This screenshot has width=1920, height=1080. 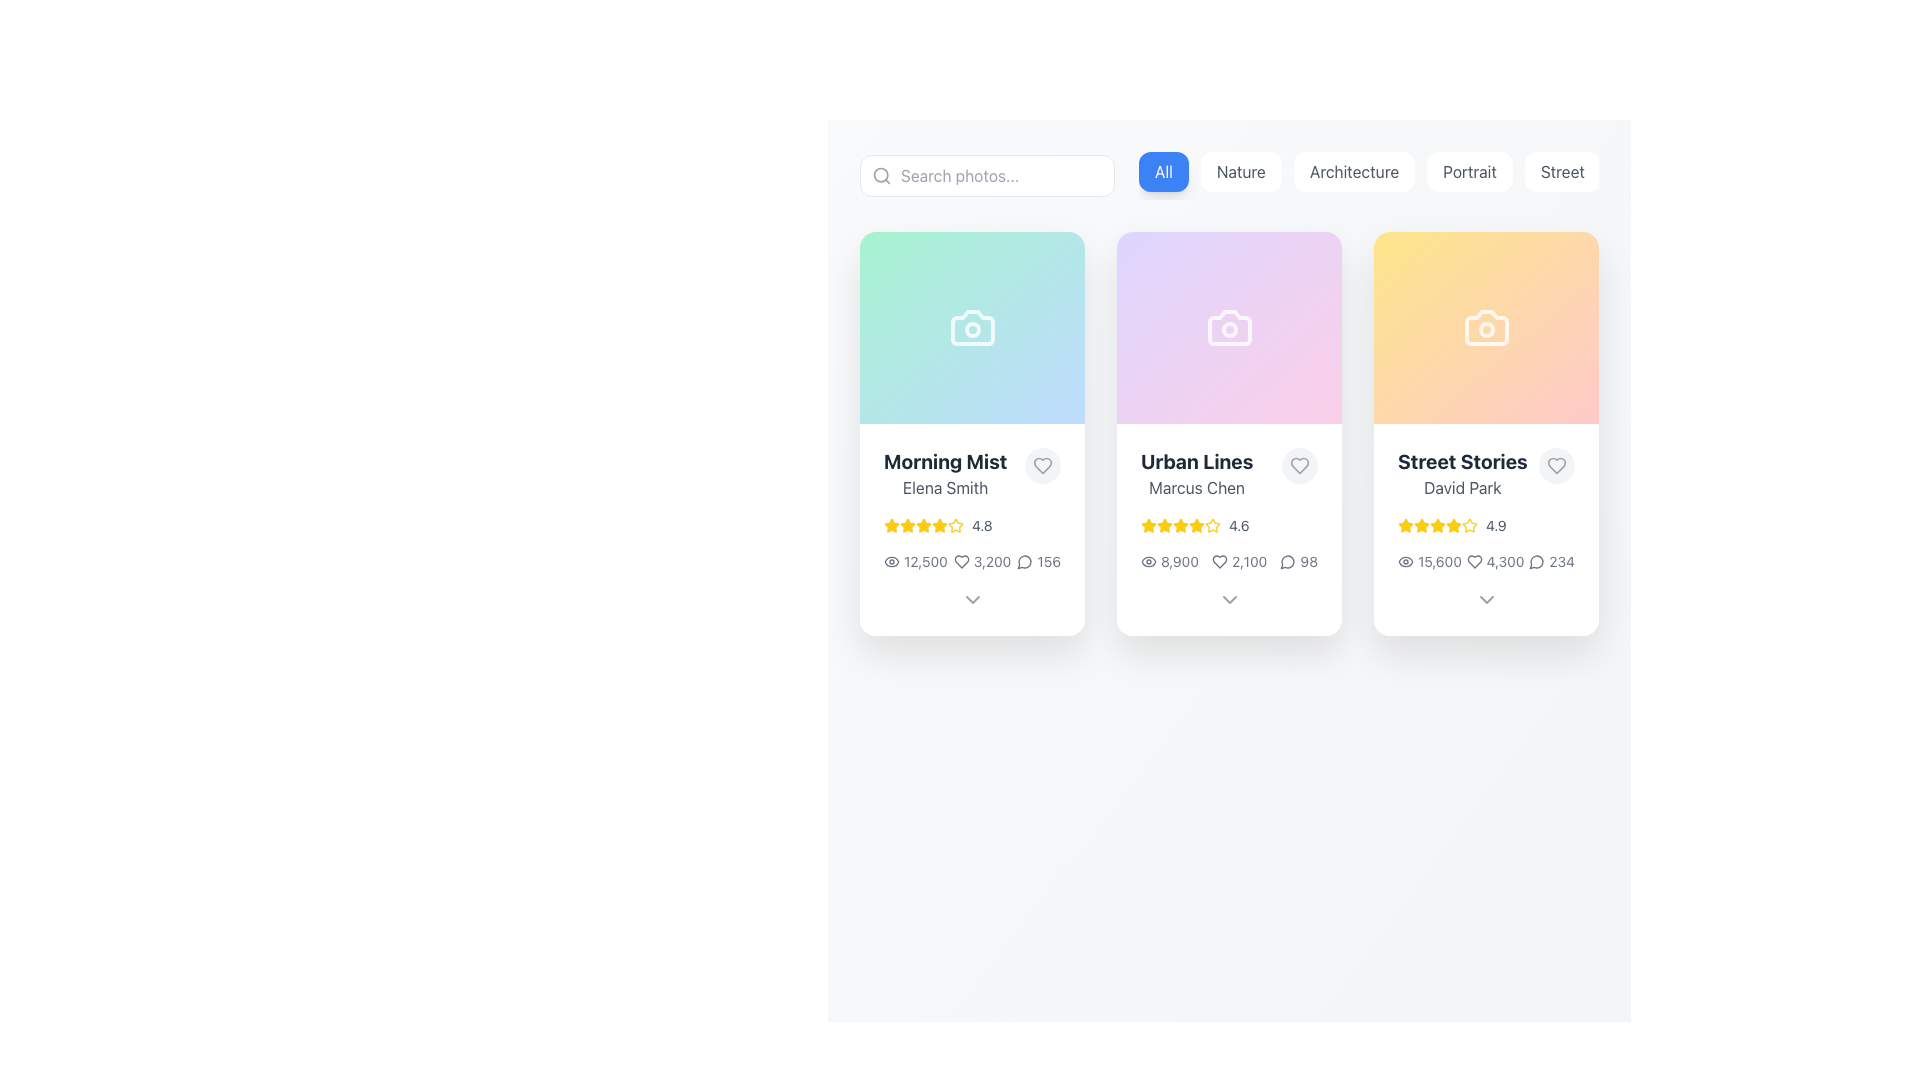 What do you see at coordinates (1555, 466) in the screenshot?
I see `the interactive heart icon button located at the top-right corner of the 'Street Stories' card by 'David Park'` at bounding box center [1555, 466].